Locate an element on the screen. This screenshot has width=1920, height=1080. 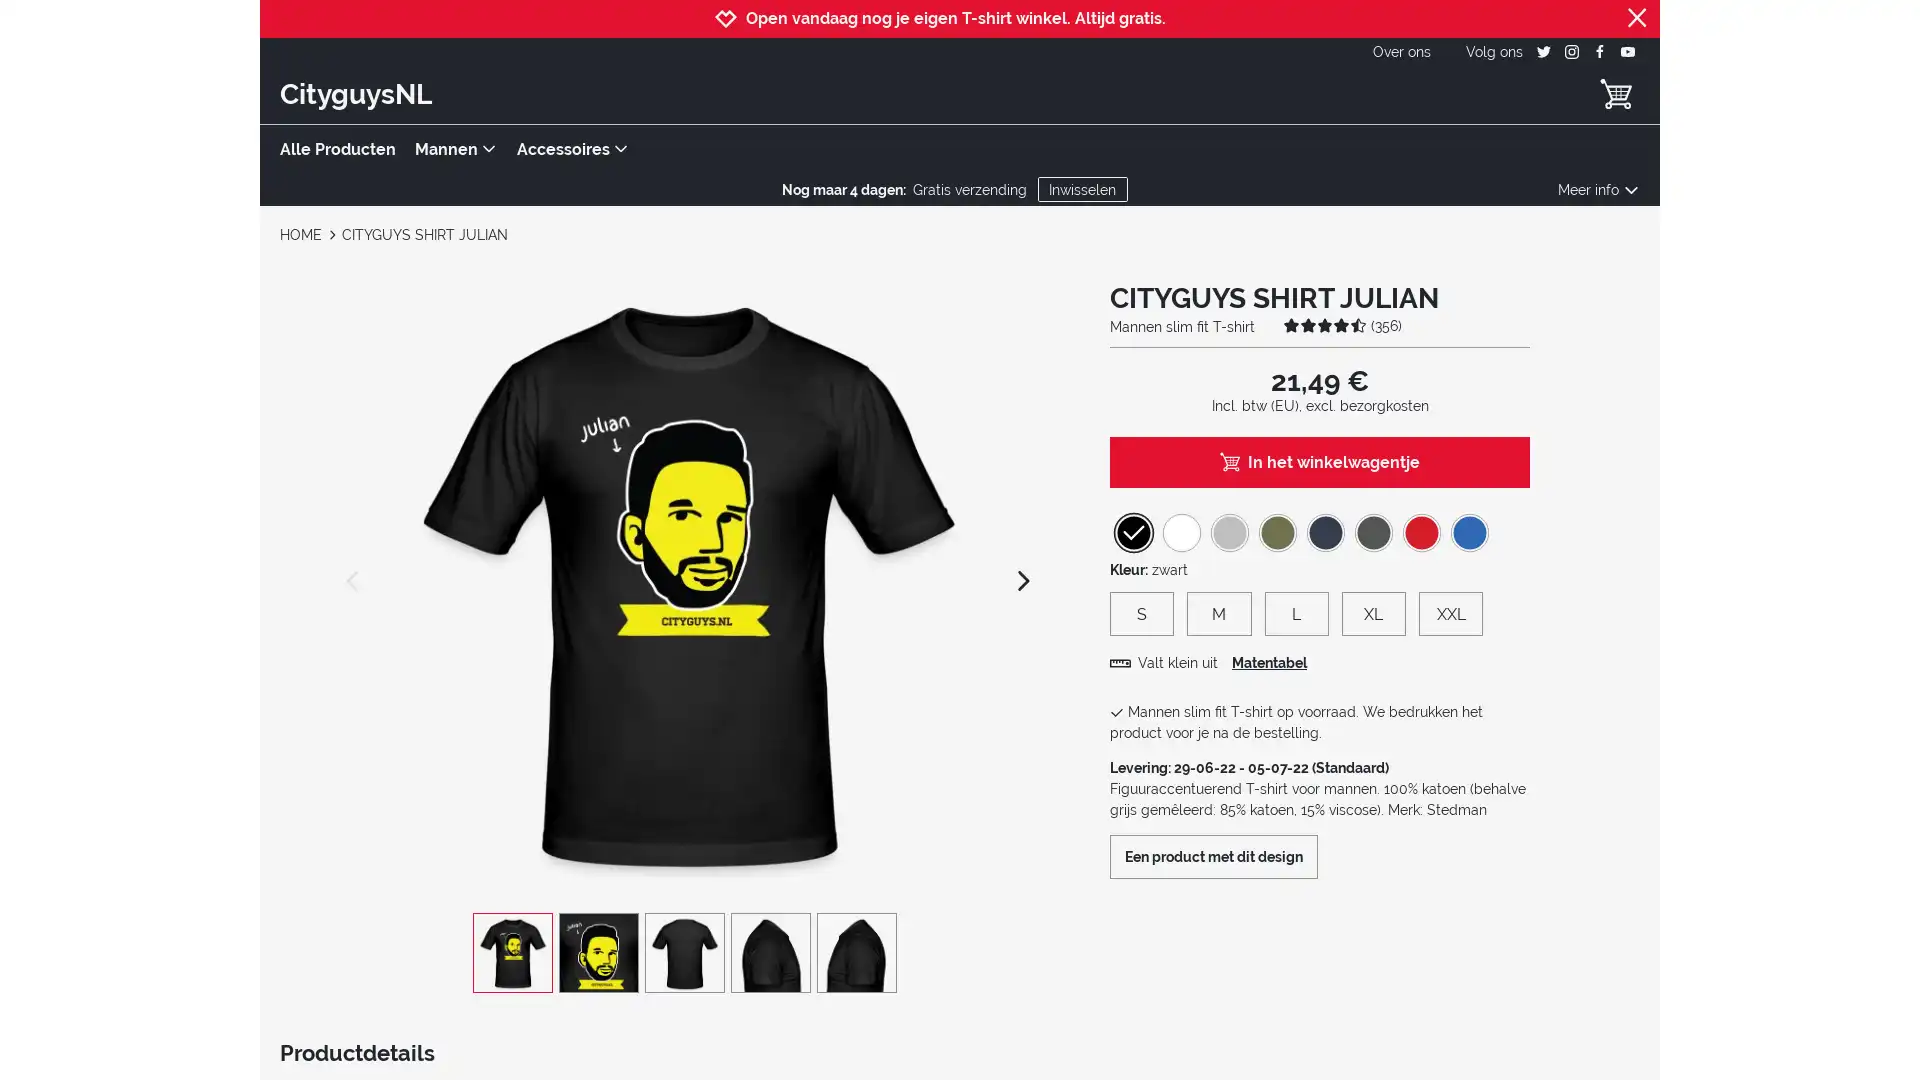
Matentabel is located at coordinates (1268, 663).